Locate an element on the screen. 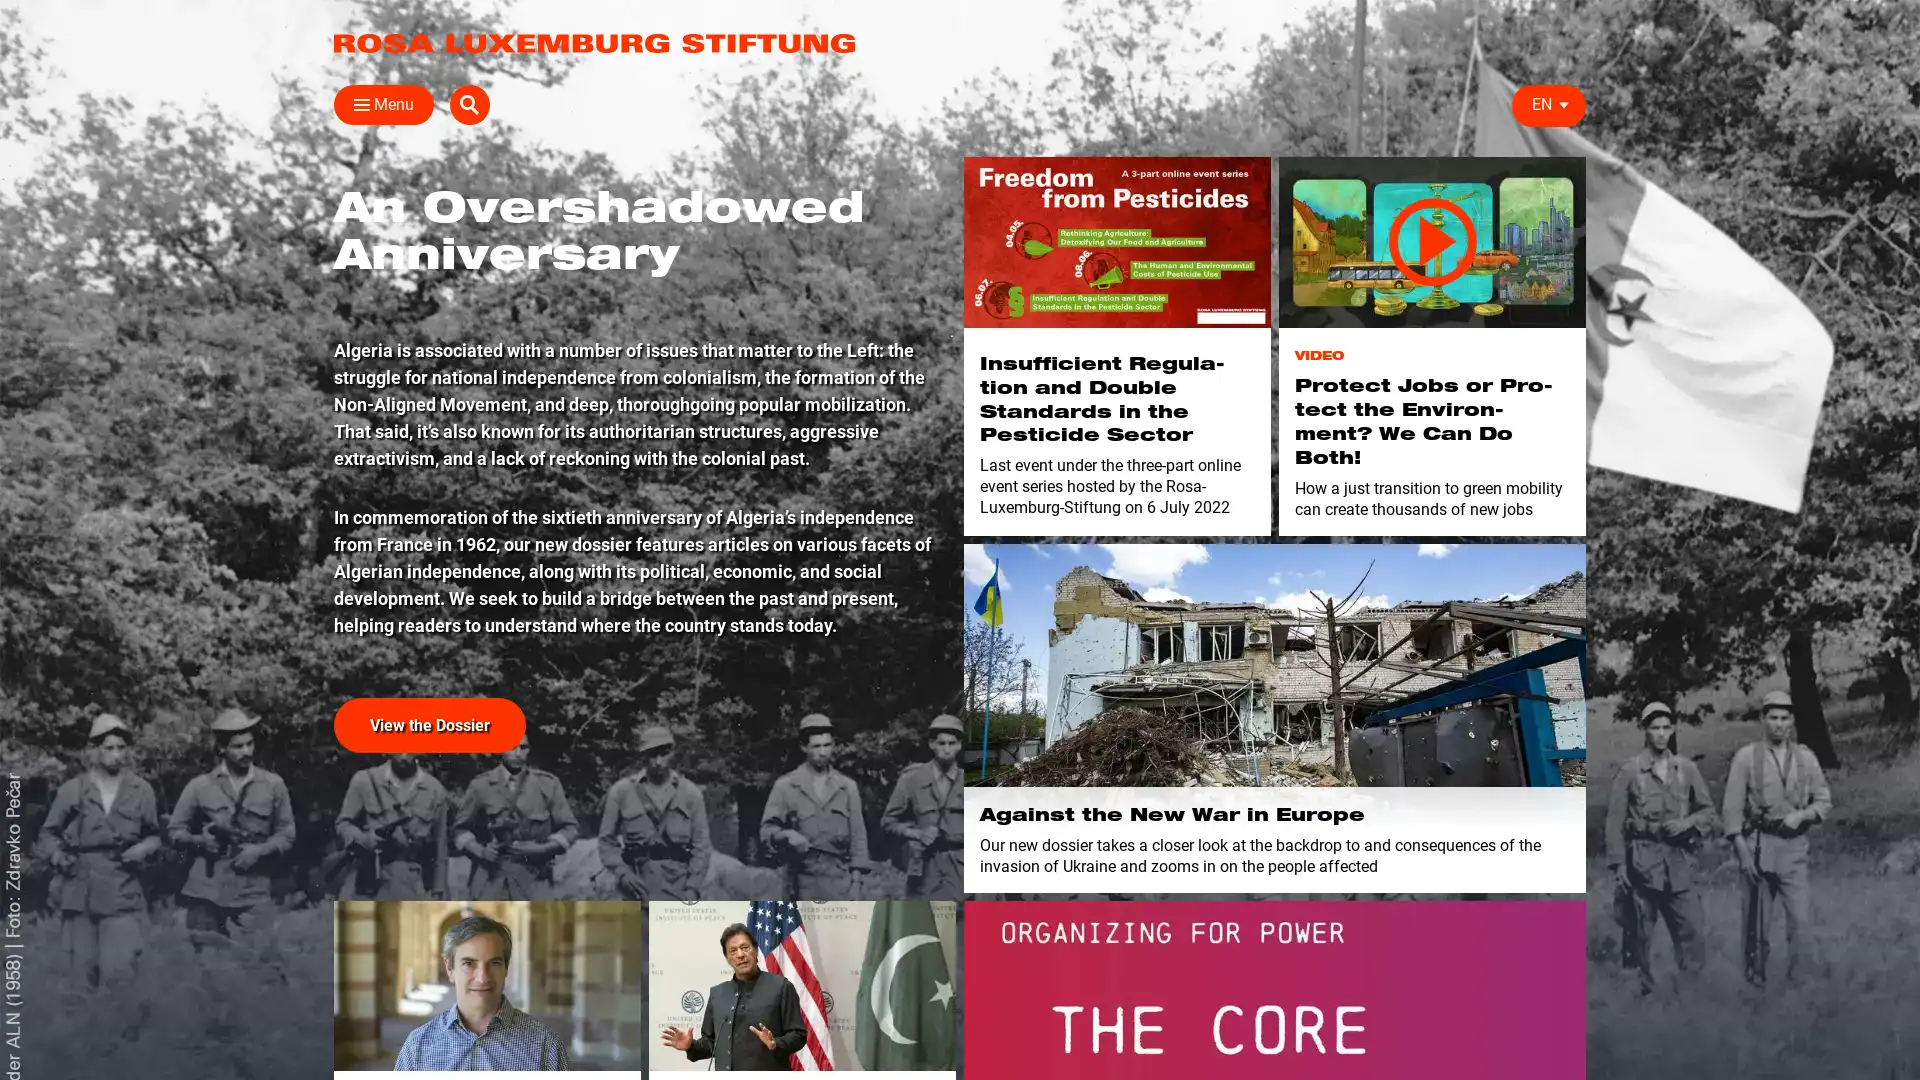 The width and height of the screenshot is (1920, 1080). Show more / less is located at coordinates (325, 363).